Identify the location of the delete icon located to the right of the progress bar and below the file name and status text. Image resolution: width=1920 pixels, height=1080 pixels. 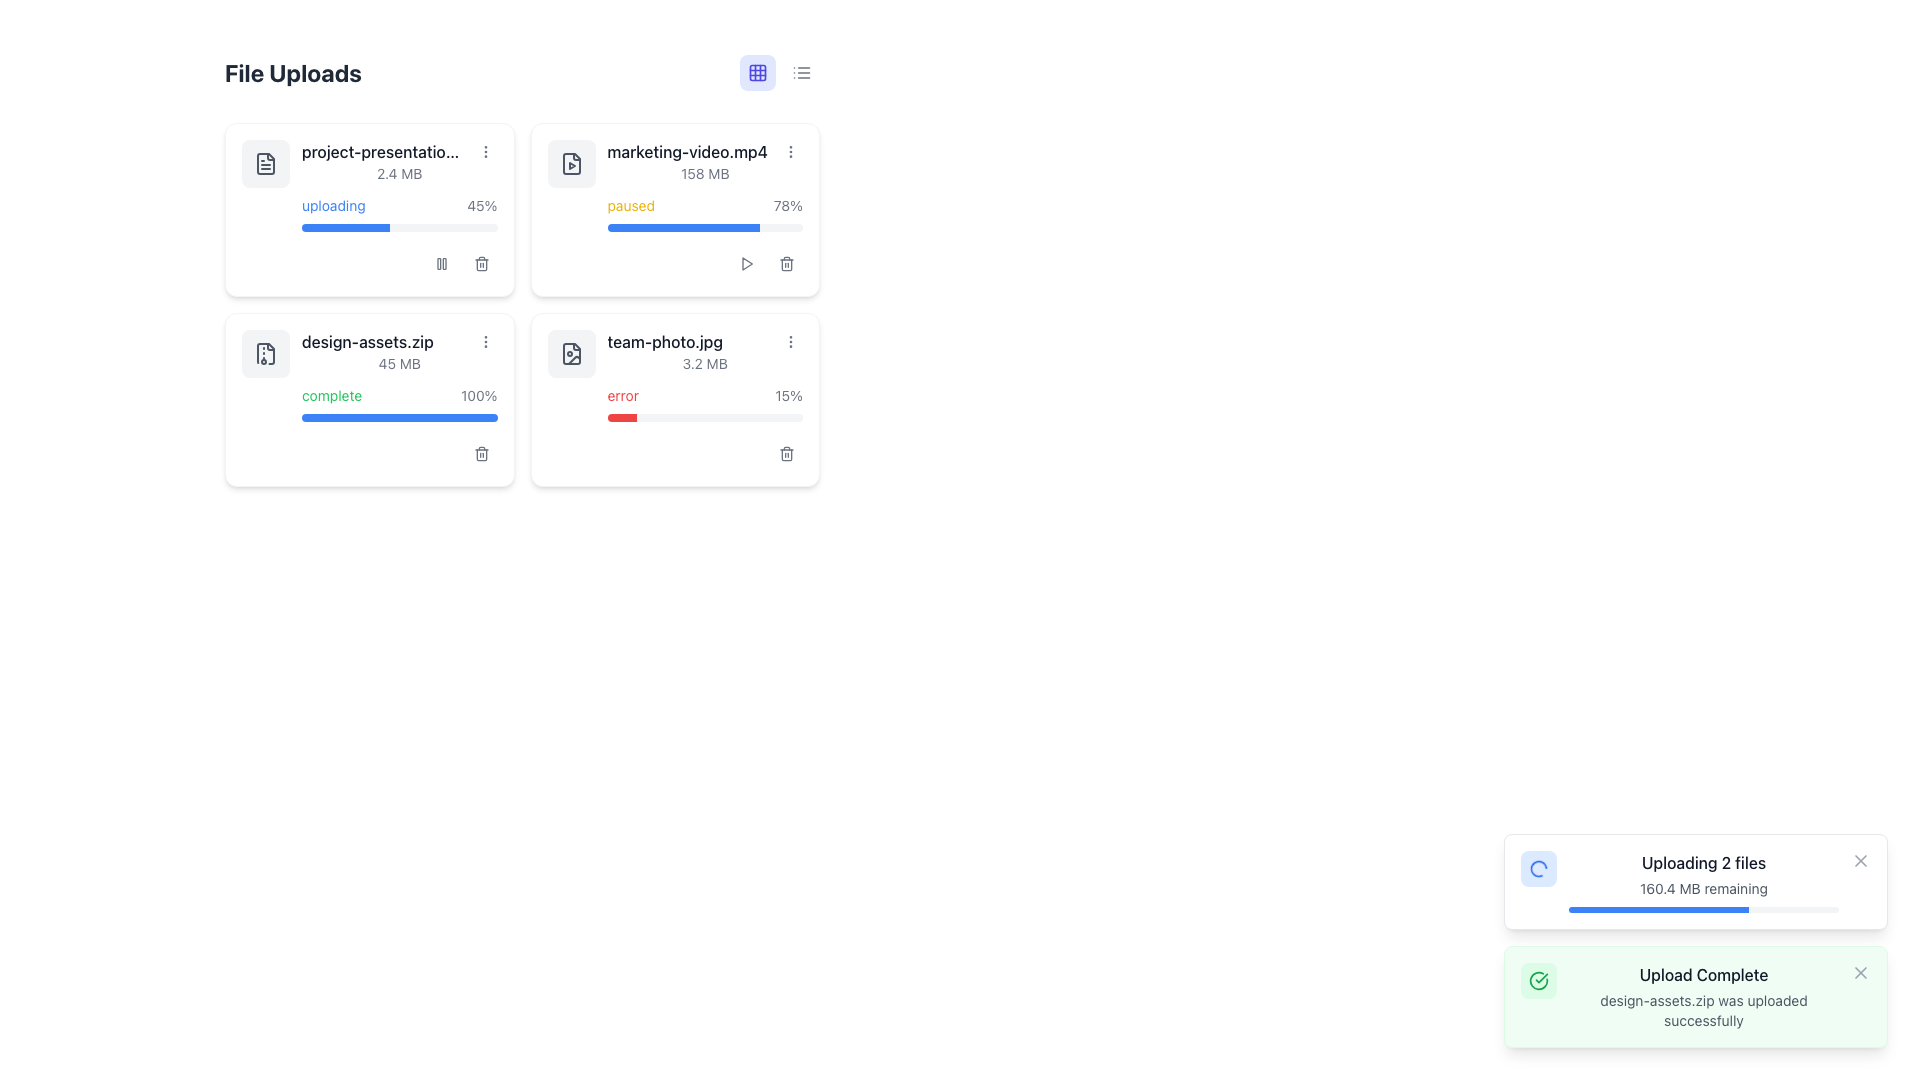
(481, 455).